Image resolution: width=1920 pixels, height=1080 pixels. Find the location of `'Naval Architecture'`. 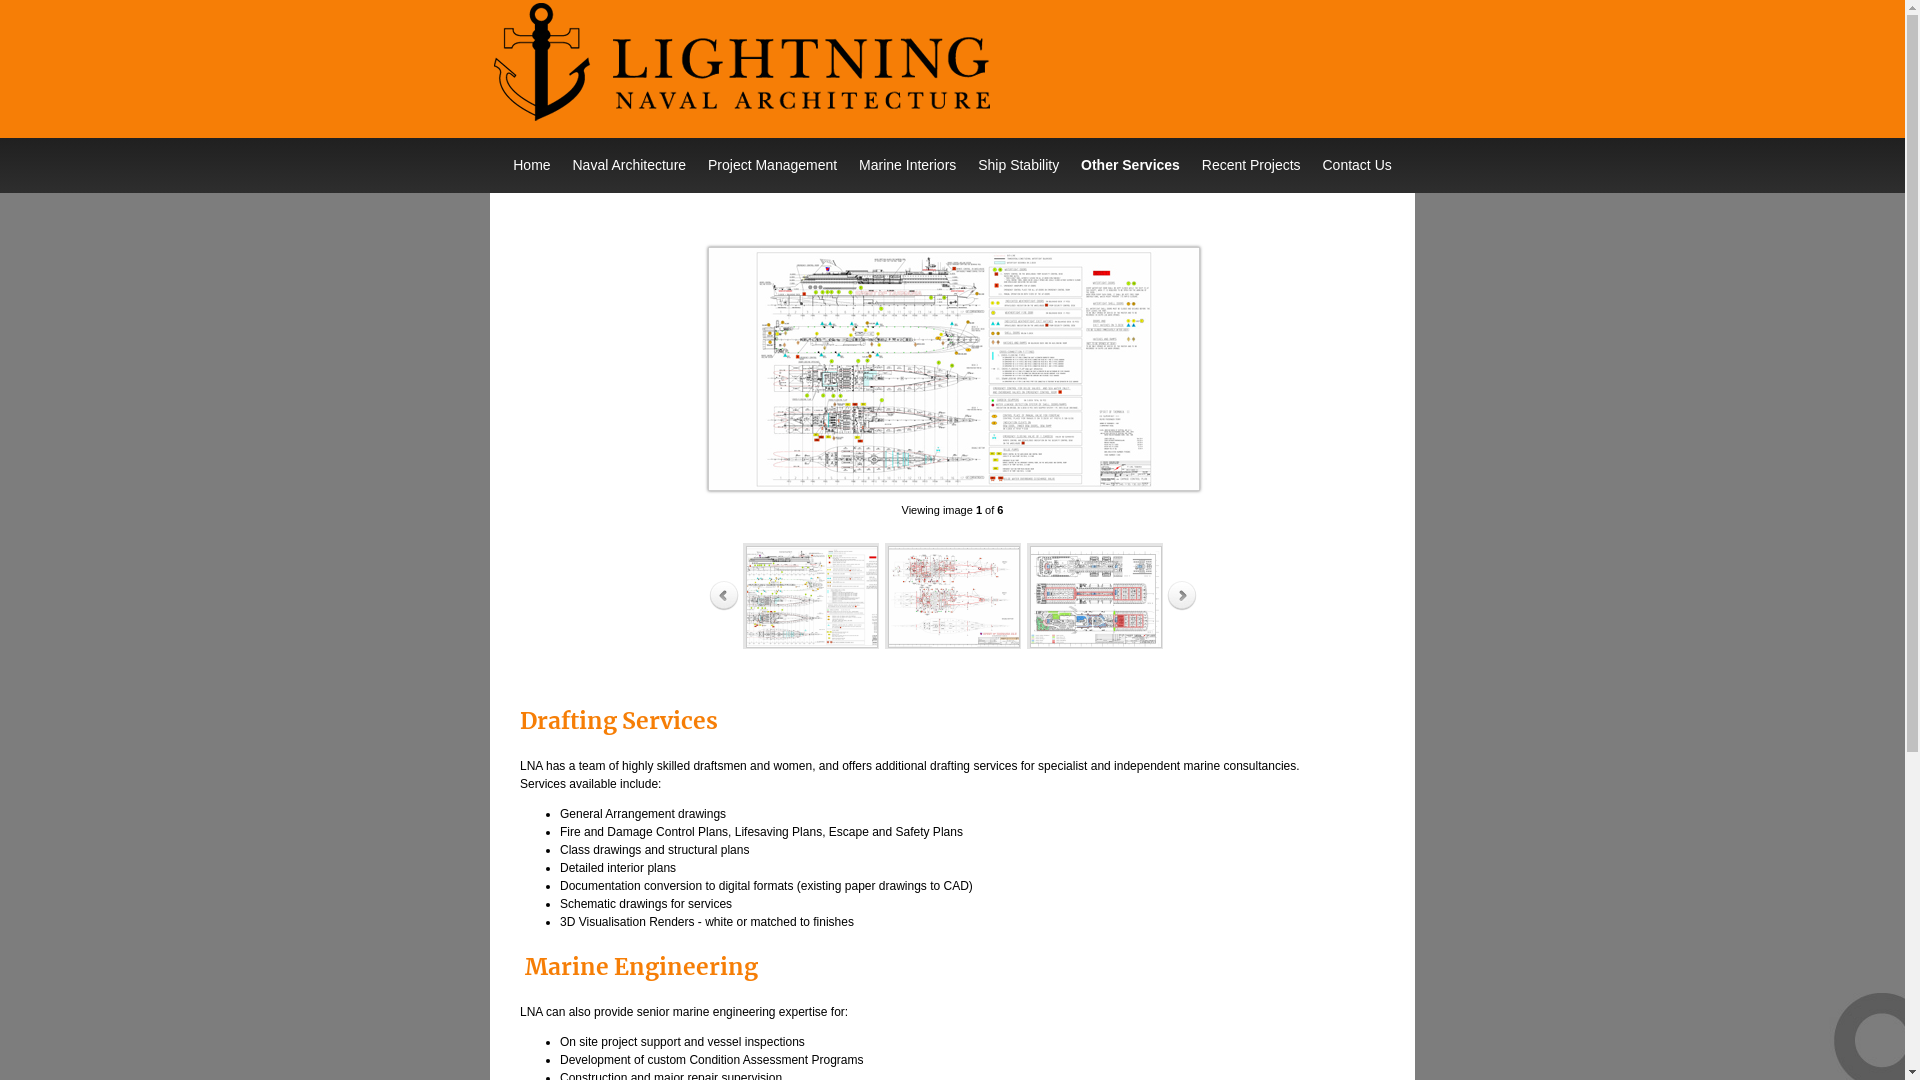

'Naval Architecture' is located at coordinates (561, 164).